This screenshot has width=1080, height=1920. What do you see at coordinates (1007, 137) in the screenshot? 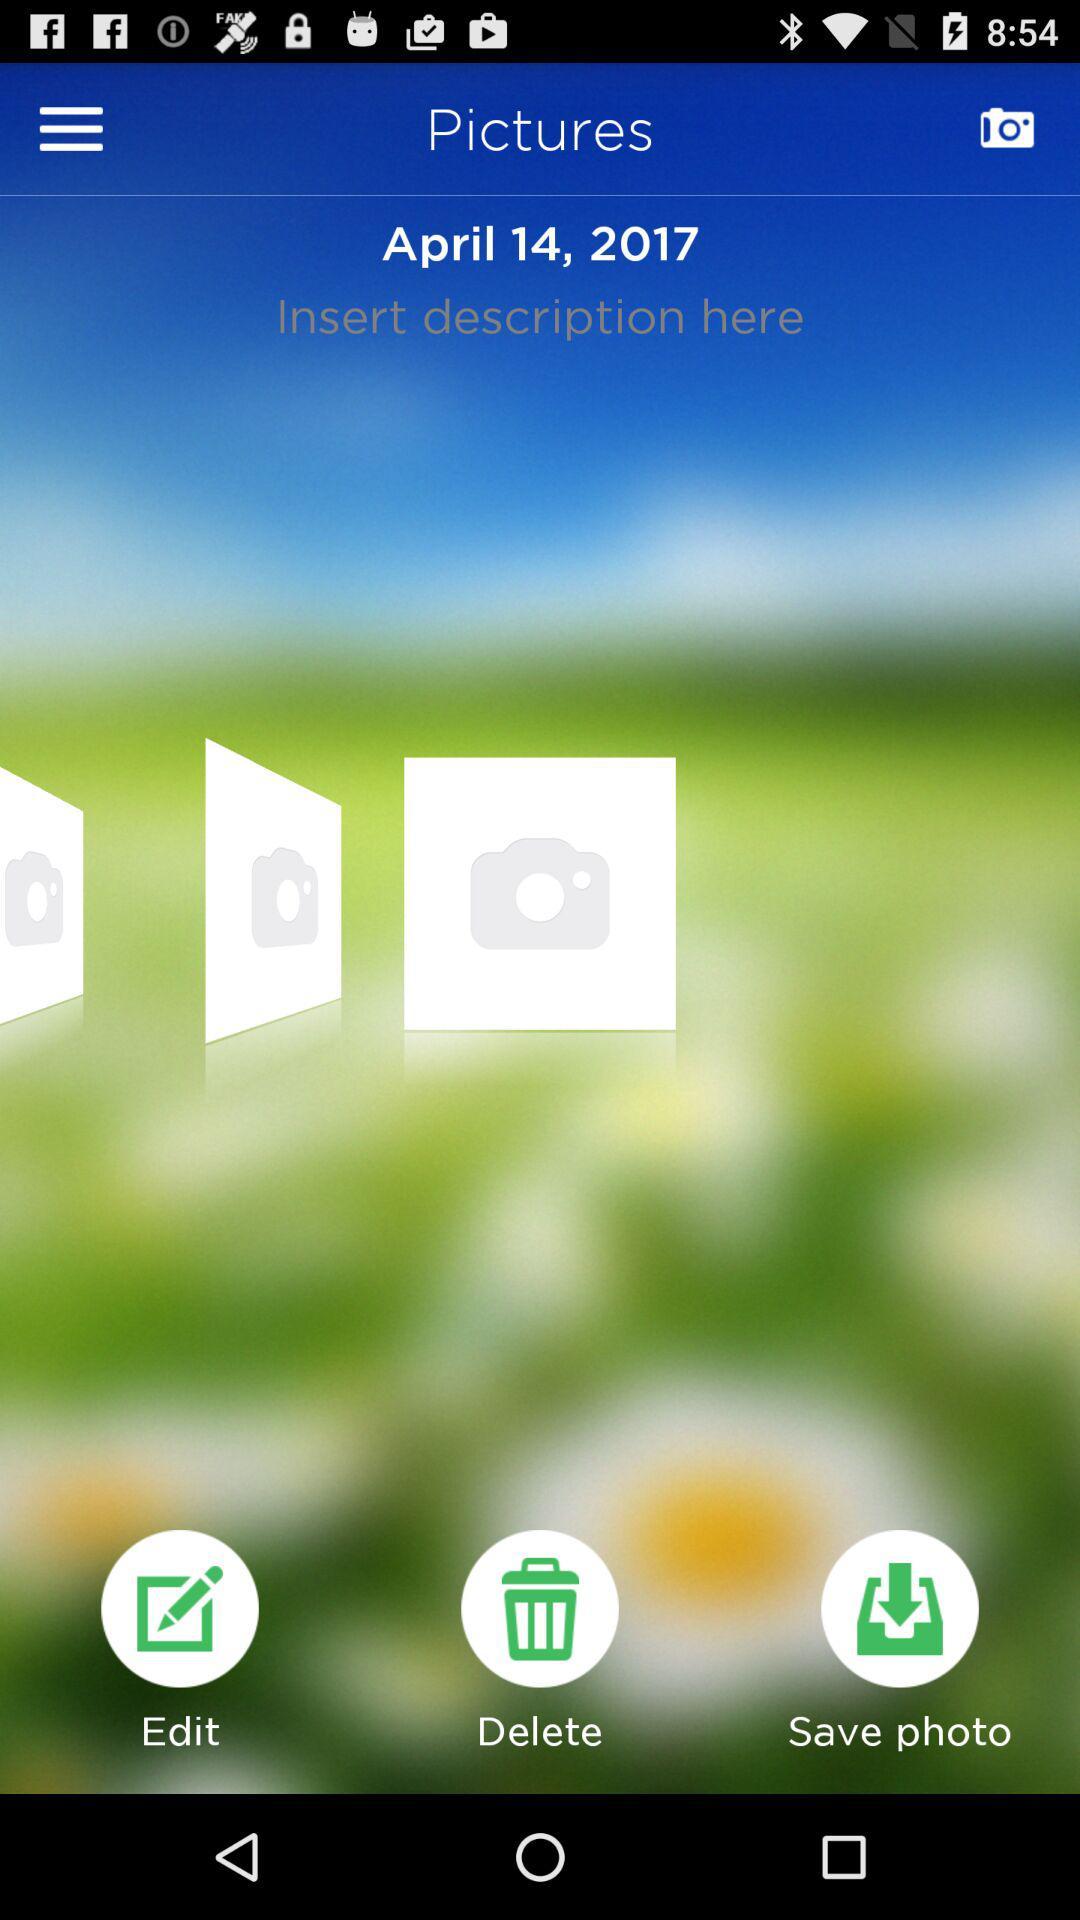
I see `the photo icon` at bounding box center [1007, 137].